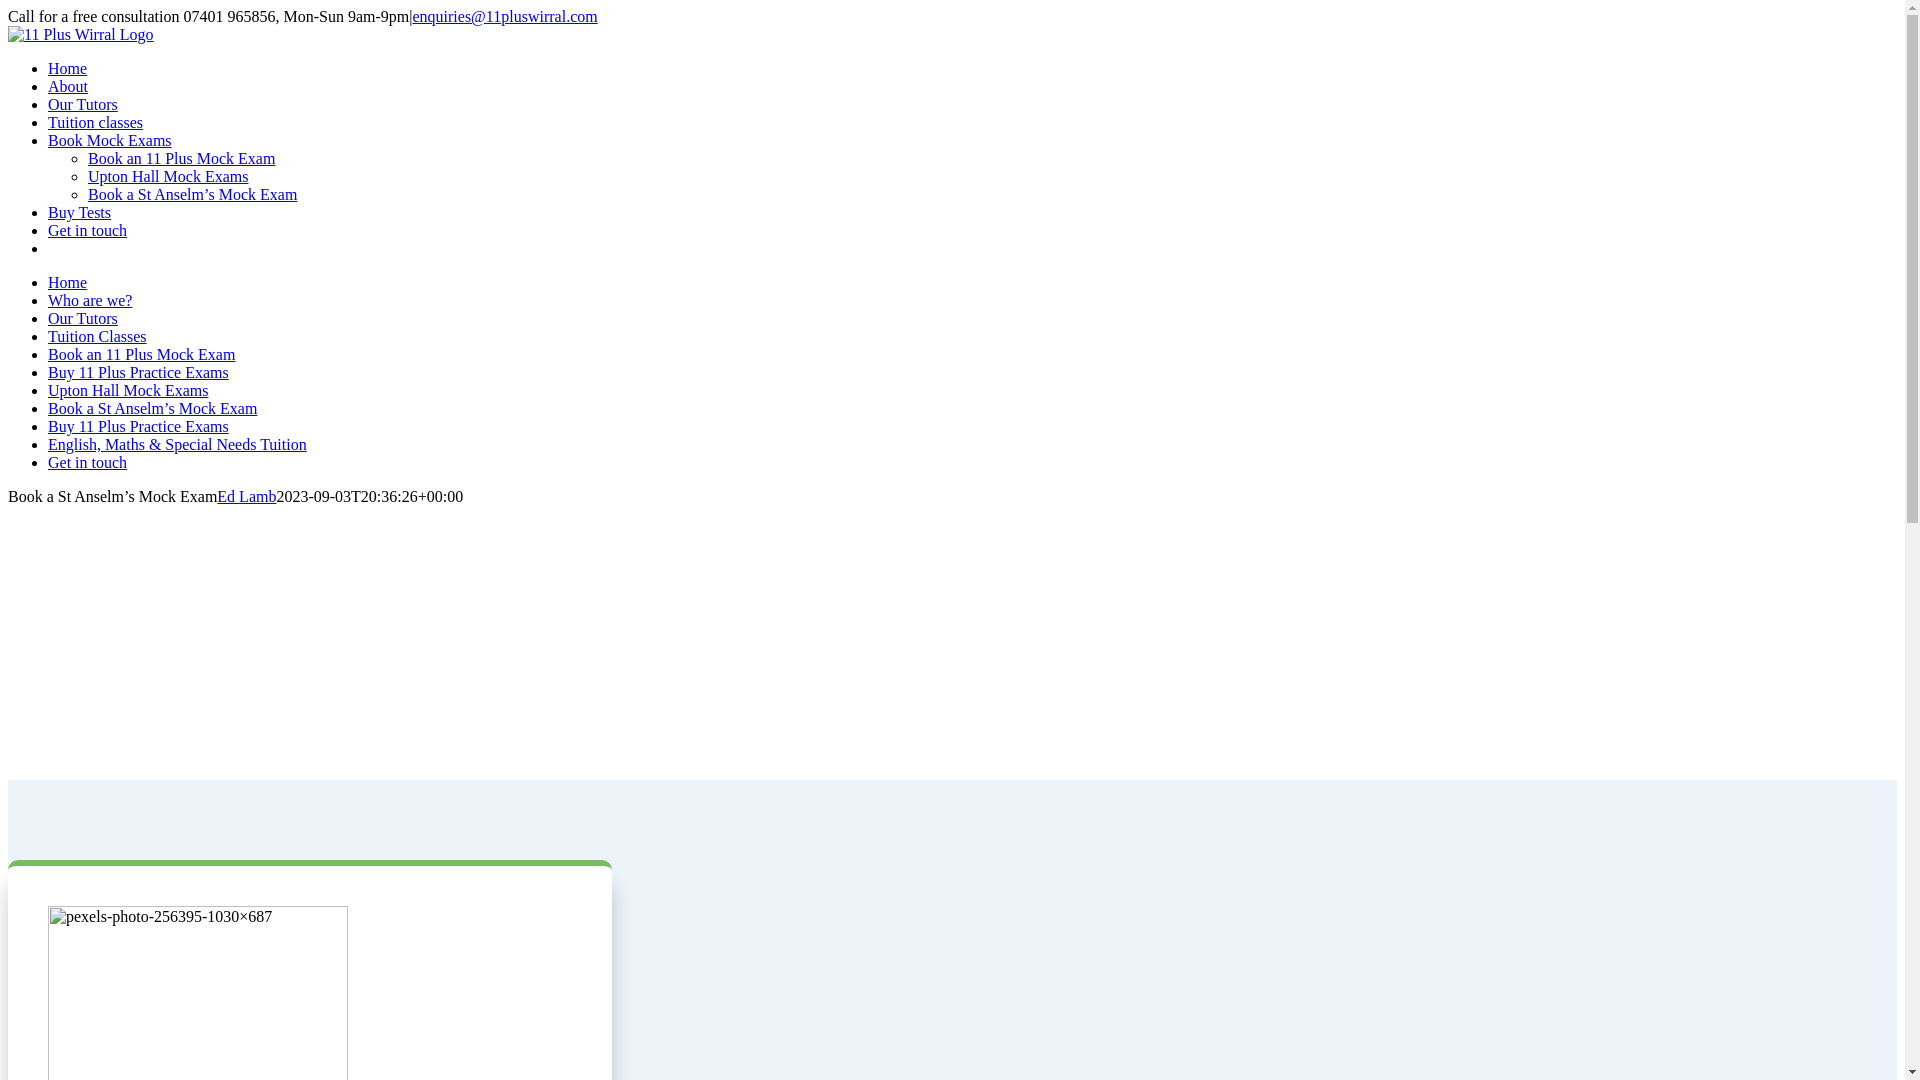  I want to click on 'Tuition Classes', so click(96, 335).